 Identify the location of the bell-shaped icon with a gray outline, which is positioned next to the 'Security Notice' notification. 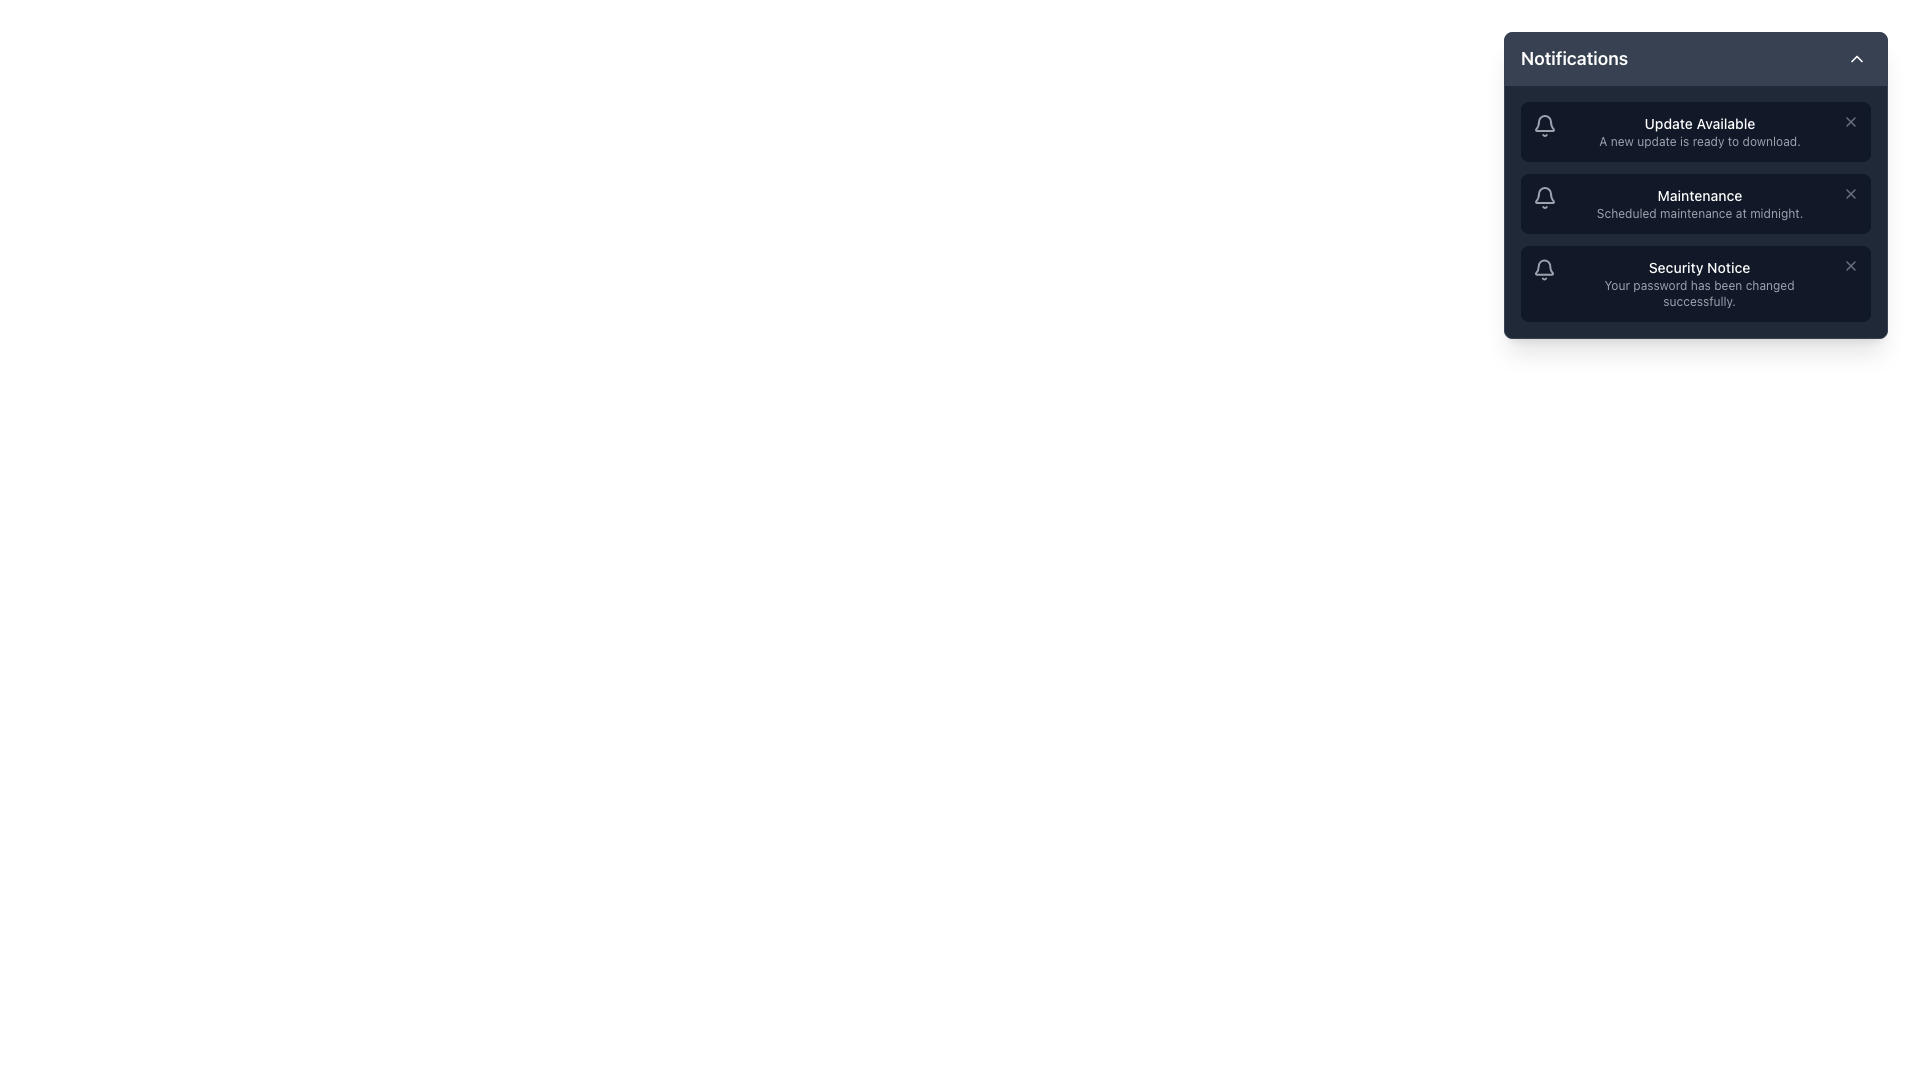
(1543, 270).